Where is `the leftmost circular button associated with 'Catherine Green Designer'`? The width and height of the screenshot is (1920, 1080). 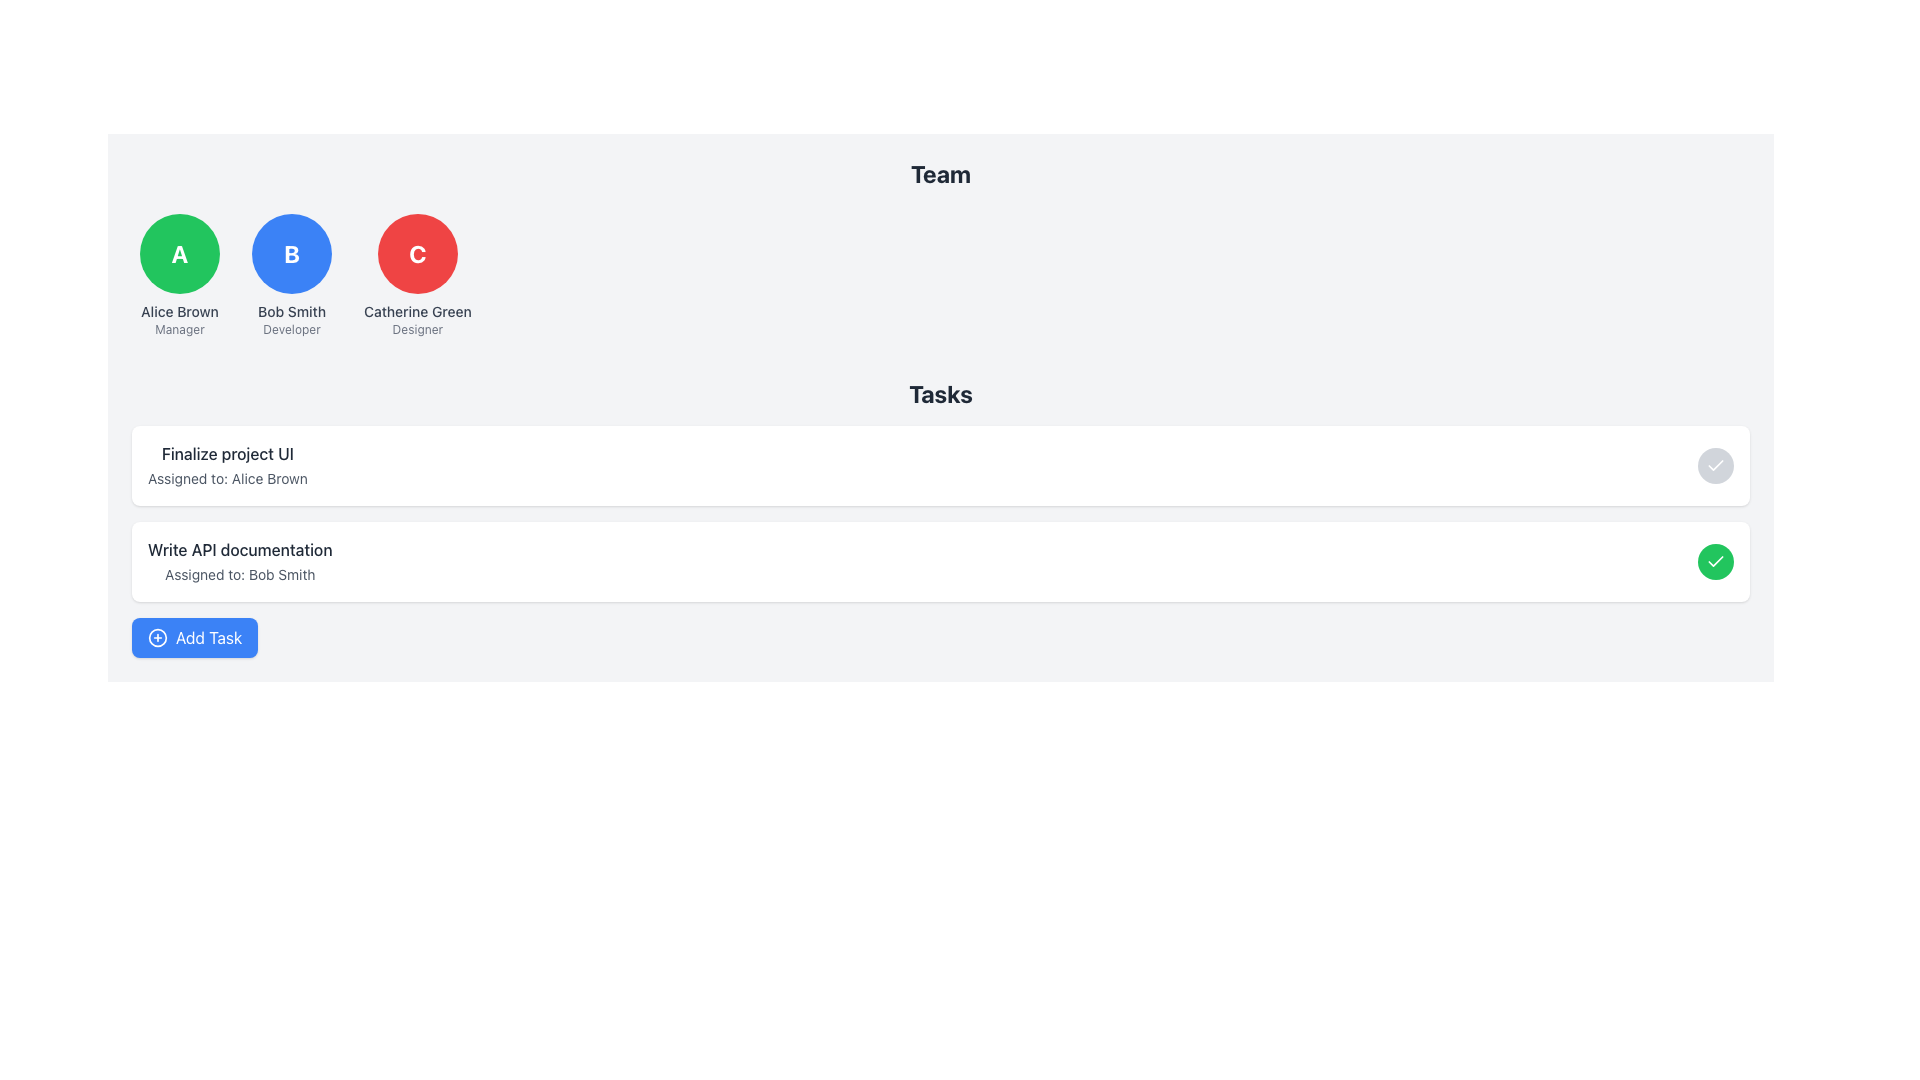
the leftmost circular button associated with 'Catherine Green Designer' is located at coordinates (416, 253).